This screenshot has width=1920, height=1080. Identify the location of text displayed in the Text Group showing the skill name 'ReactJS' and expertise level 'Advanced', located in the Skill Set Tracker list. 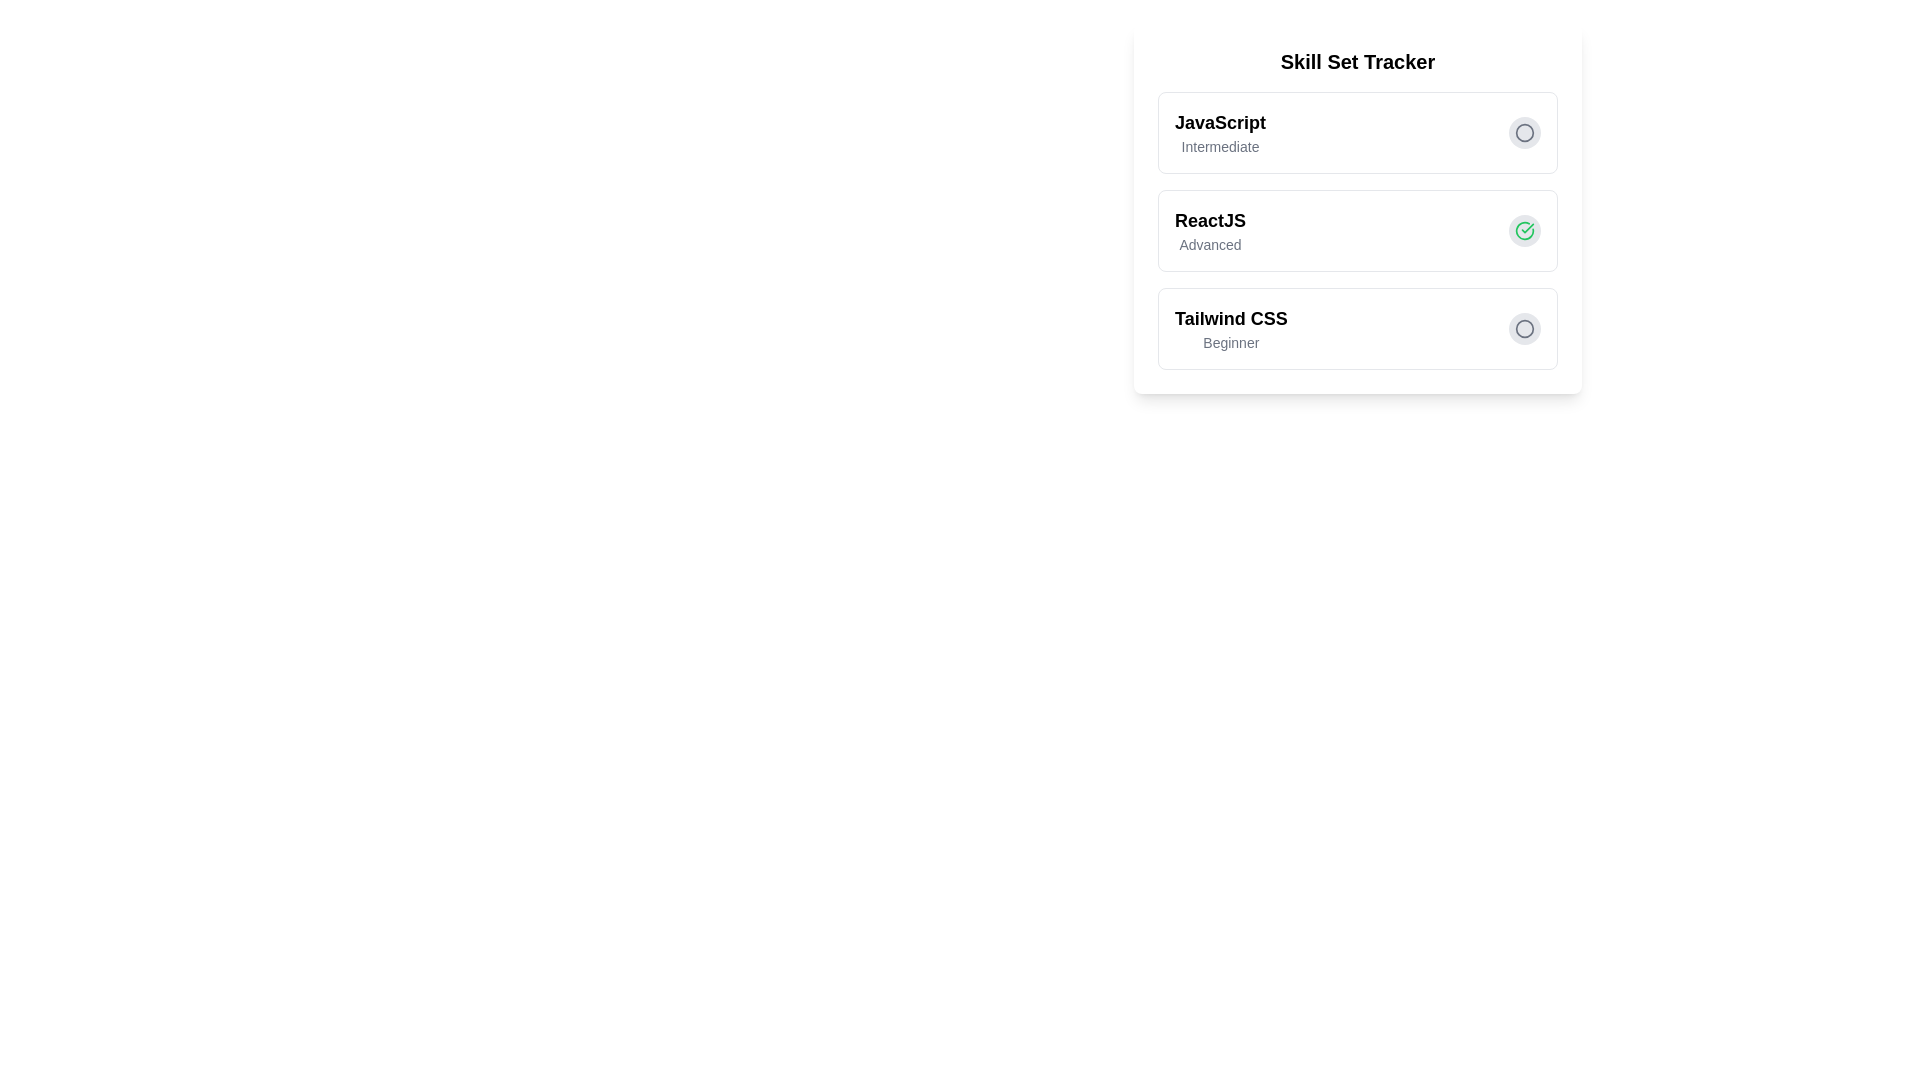
(1209, 230).